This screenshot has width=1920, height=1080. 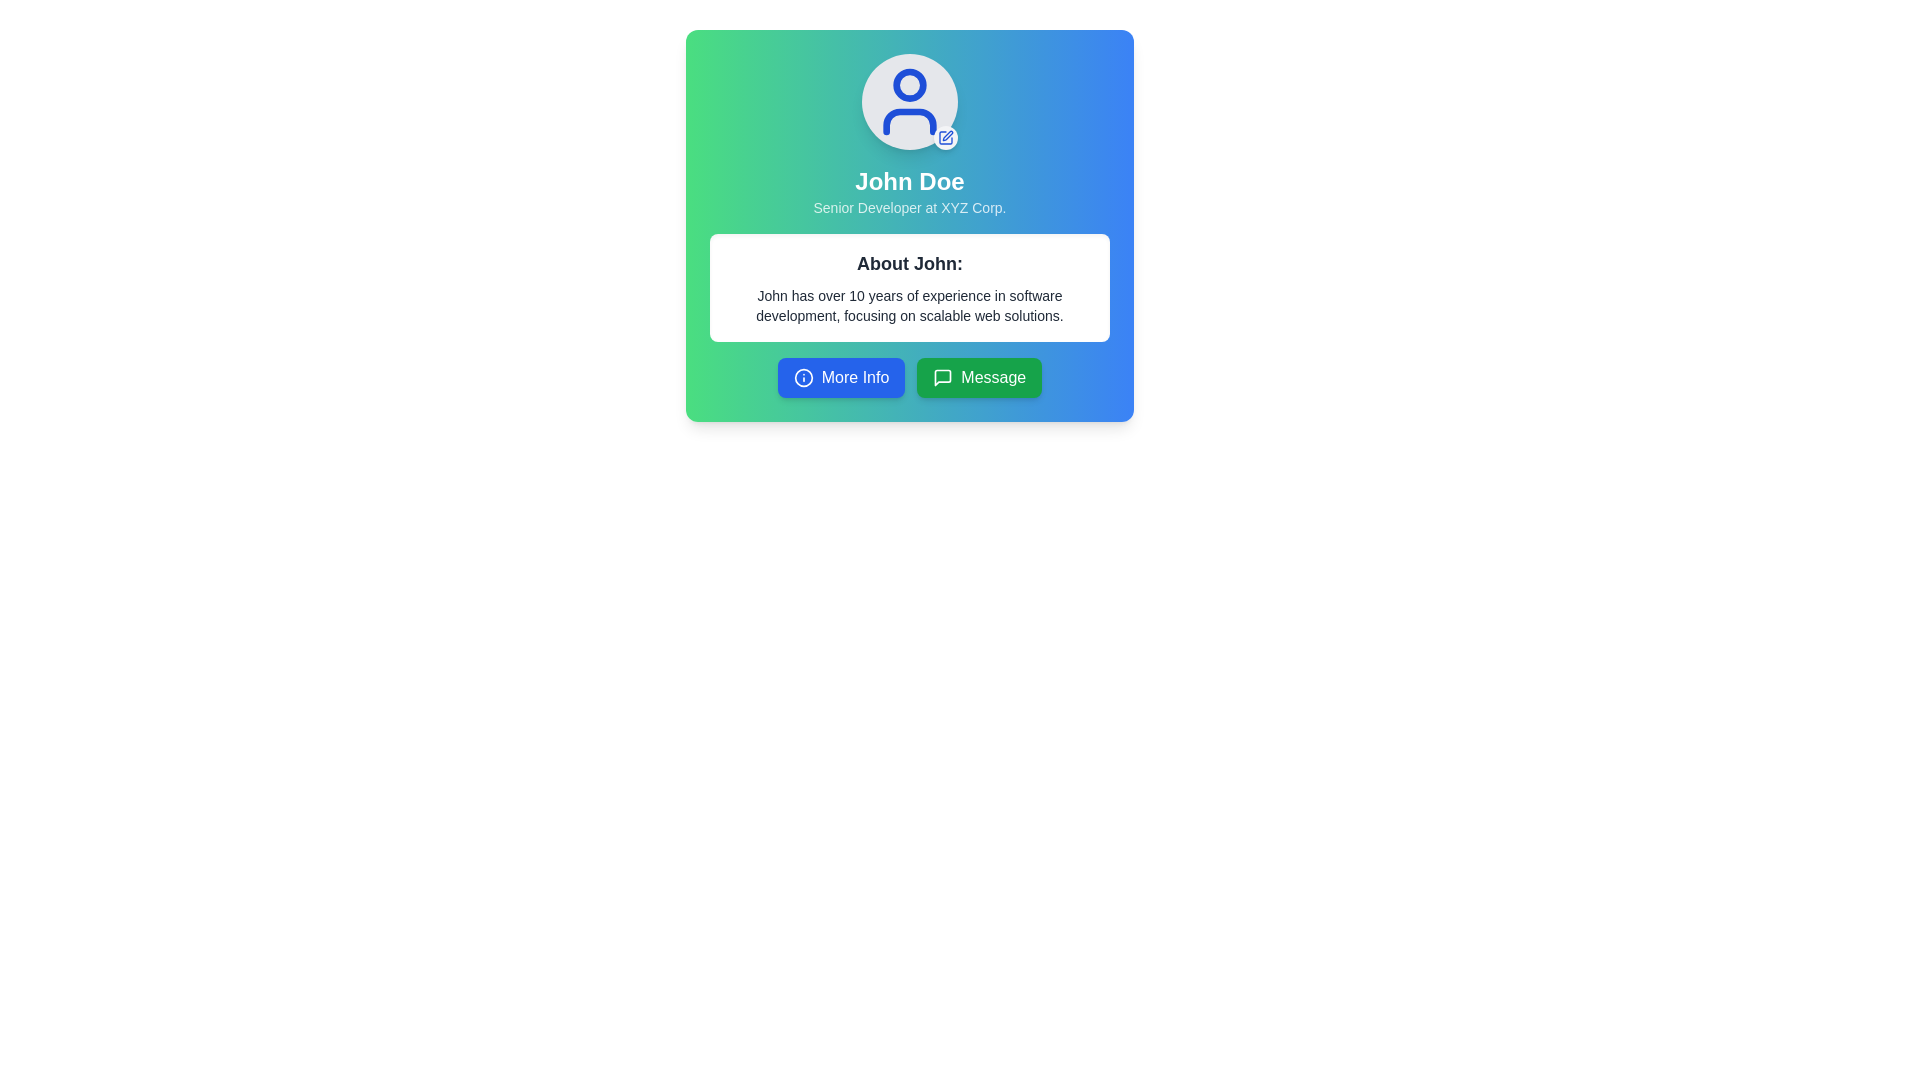 What do you see at coordinates (841, 378) in the screenshot?
I see `the leftmost button in the horizontal group of buttons on the profile card layout` at bounding box center [841, 378].